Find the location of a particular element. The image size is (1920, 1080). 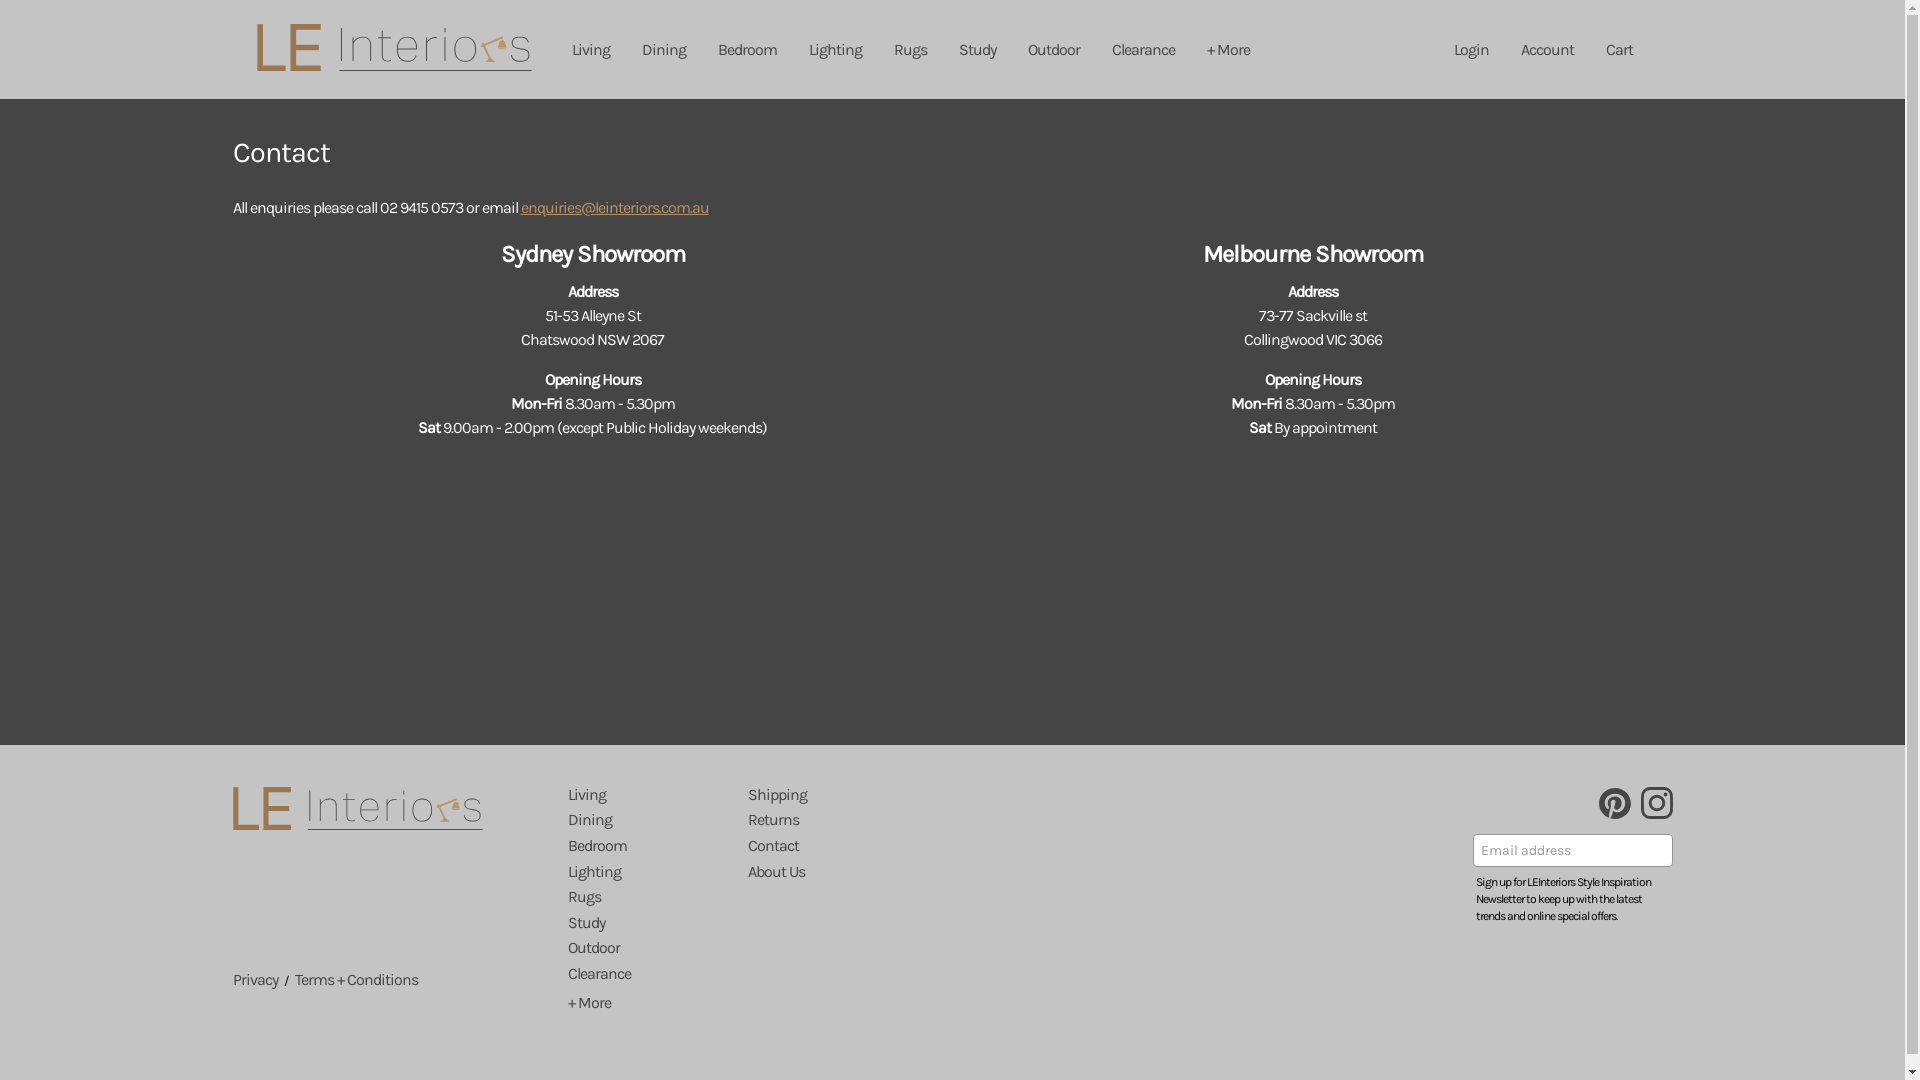

'Terms + Conditions' is located at coordinates (355, 978).